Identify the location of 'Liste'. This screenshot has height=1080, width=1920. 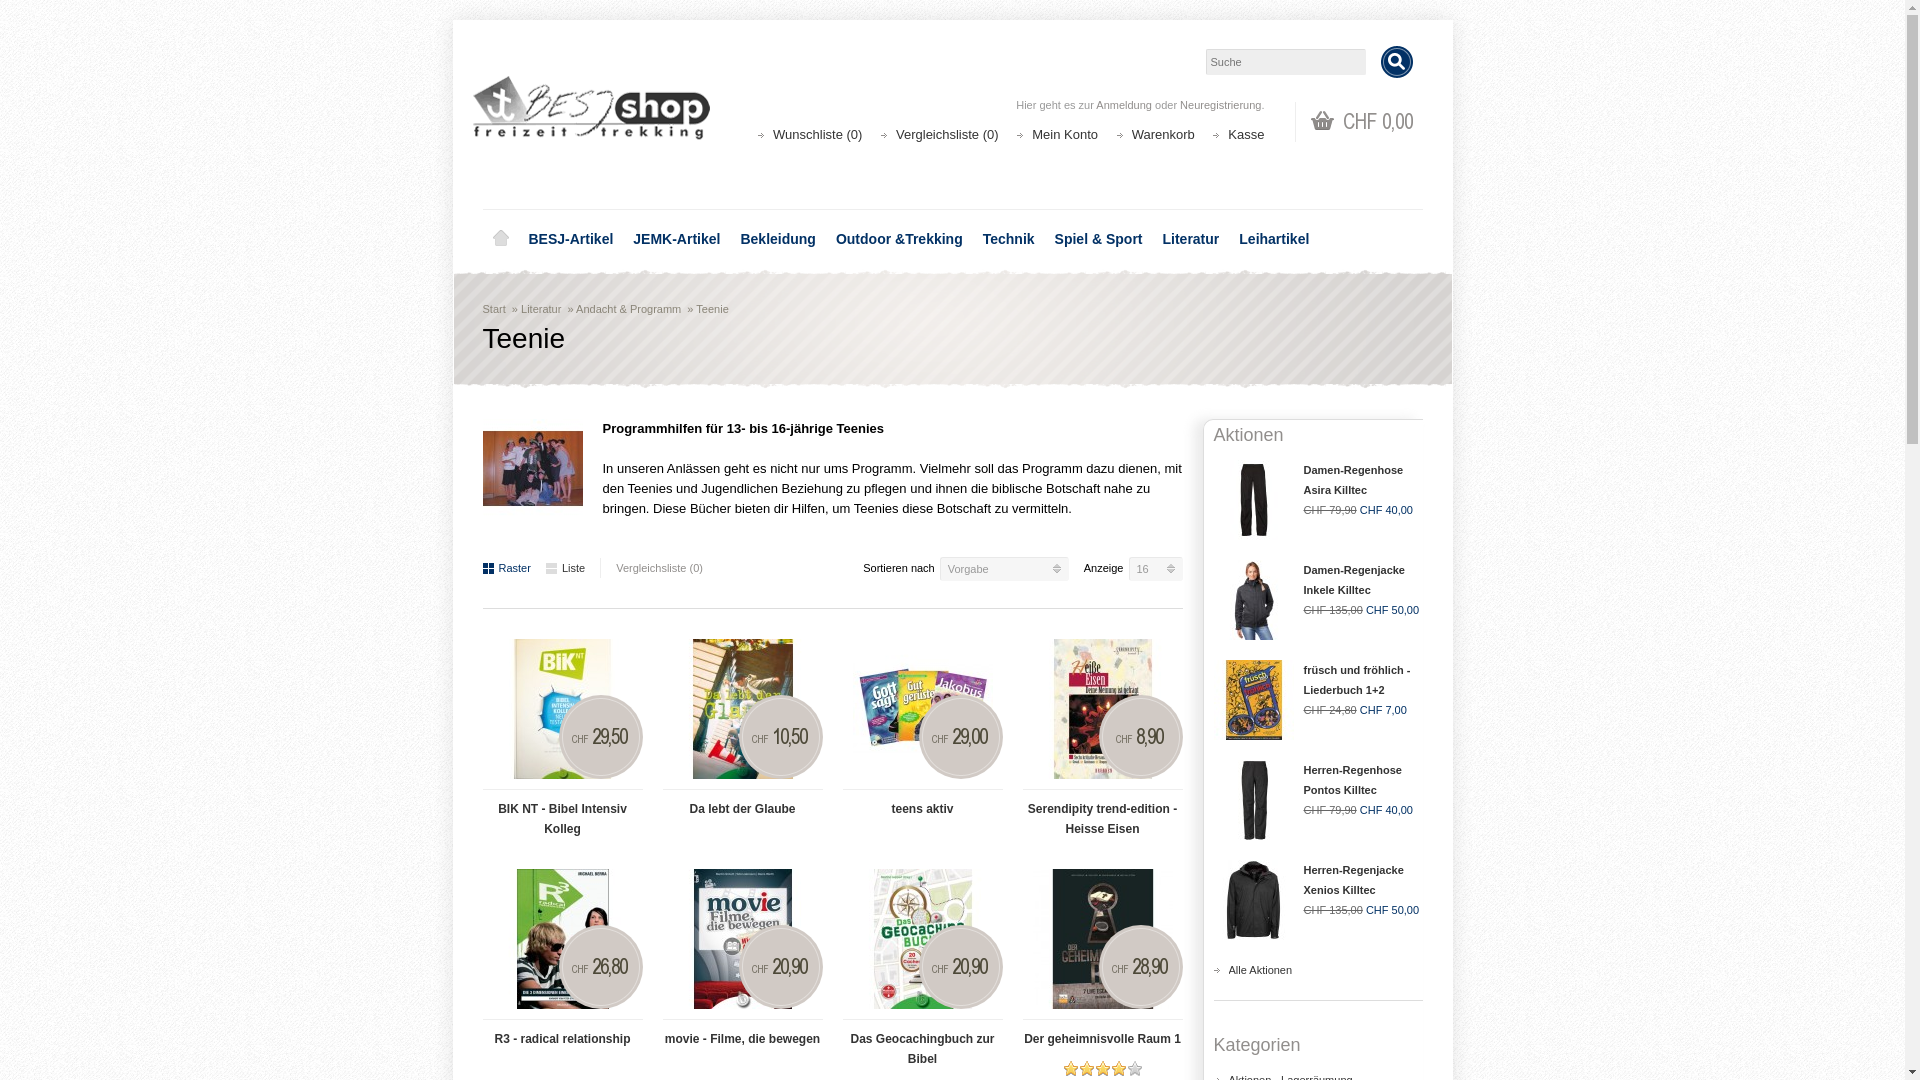
(564, 567).